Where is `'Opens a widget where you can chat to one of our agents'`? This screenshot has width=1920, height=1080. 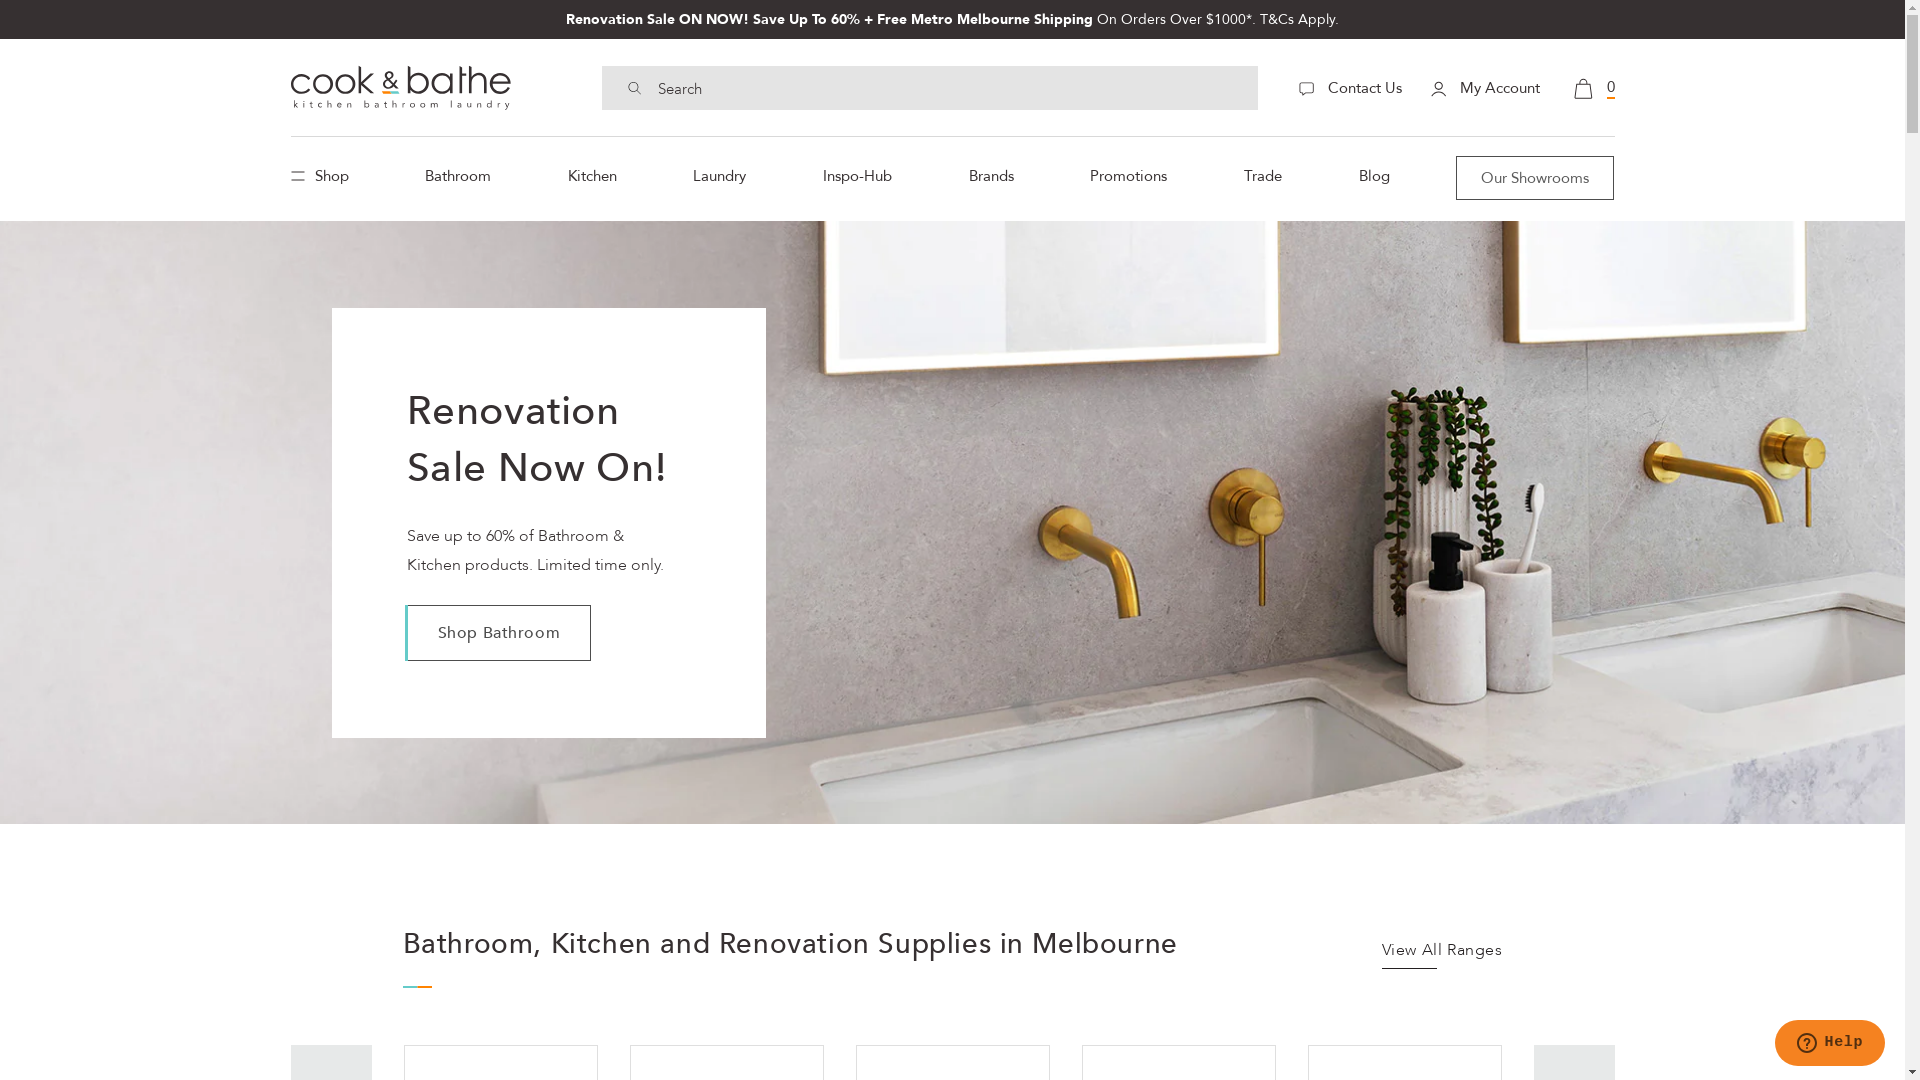
'Opens a widget where you can chat to one of our agents' is located at coordinates (1829, 1044).